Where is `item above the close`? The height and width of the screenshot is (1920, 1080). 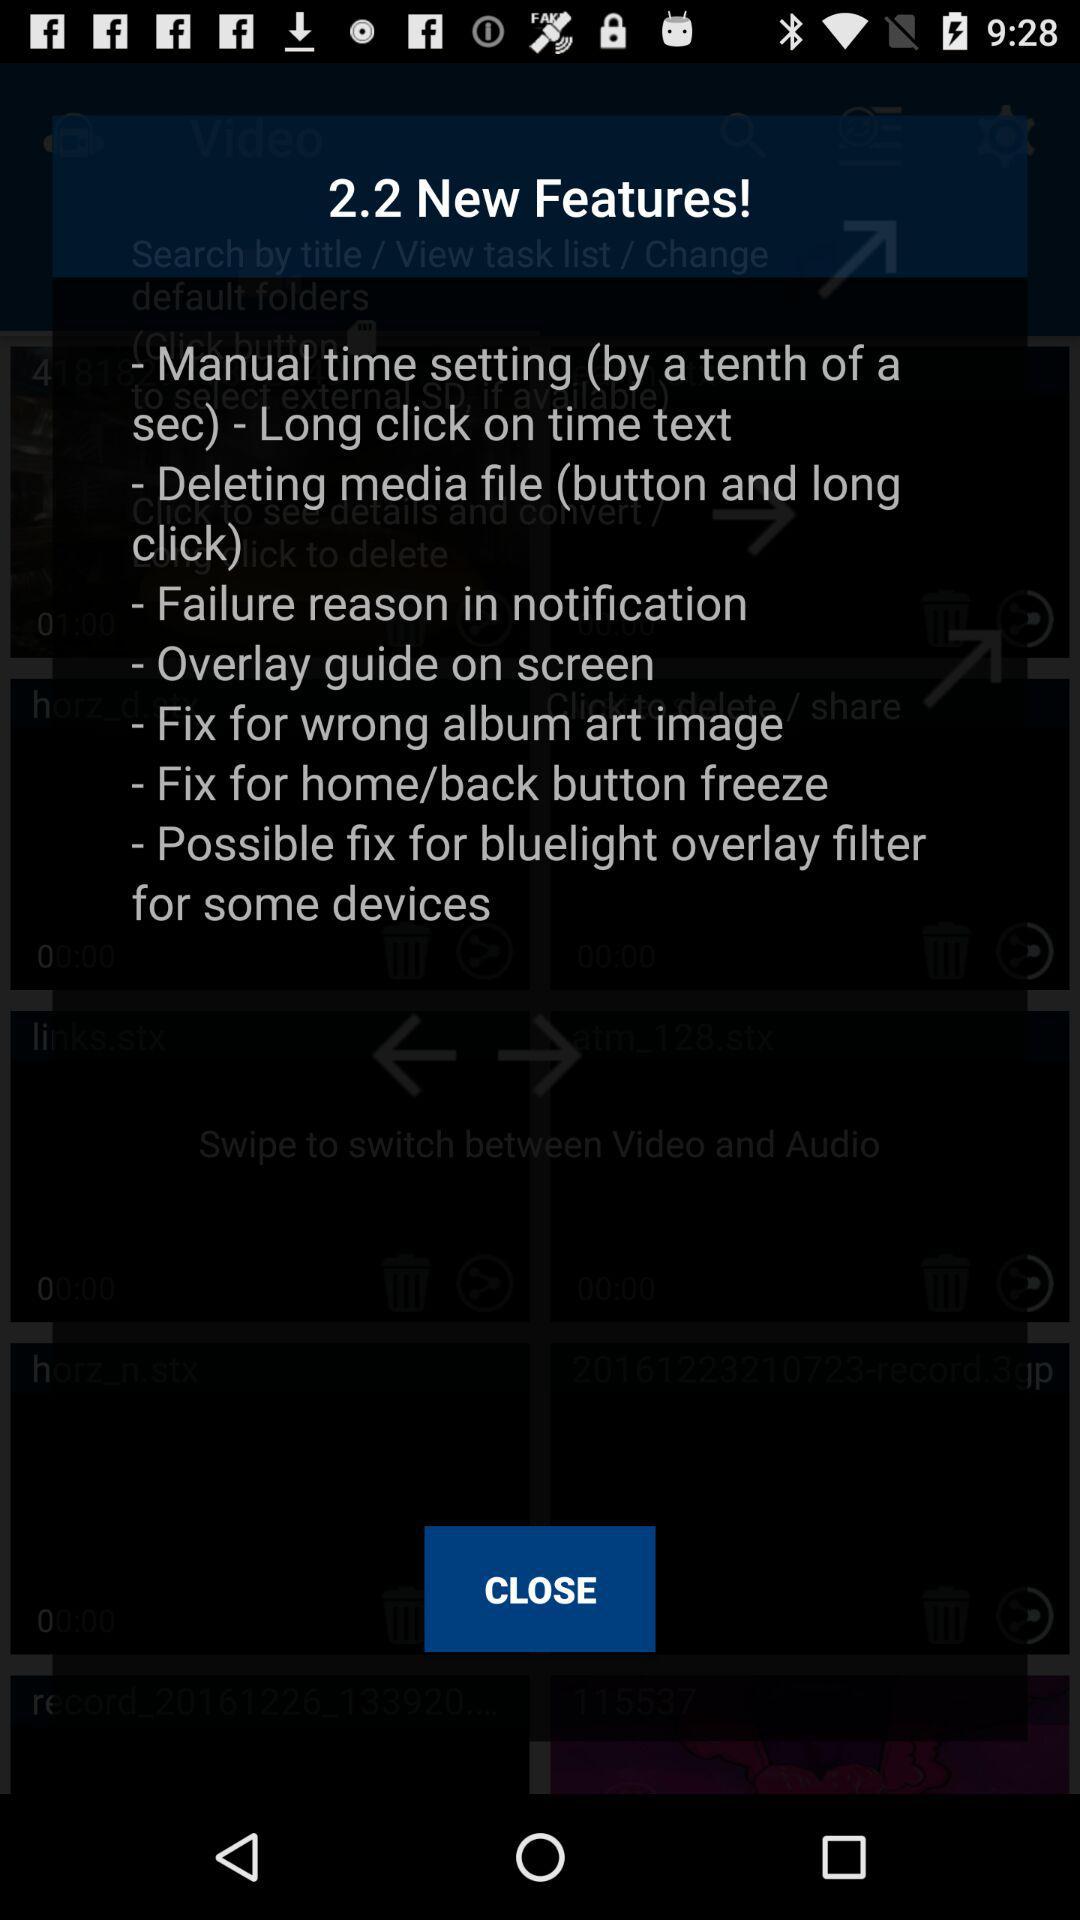 item above the close is located at coordinates (540, 914).